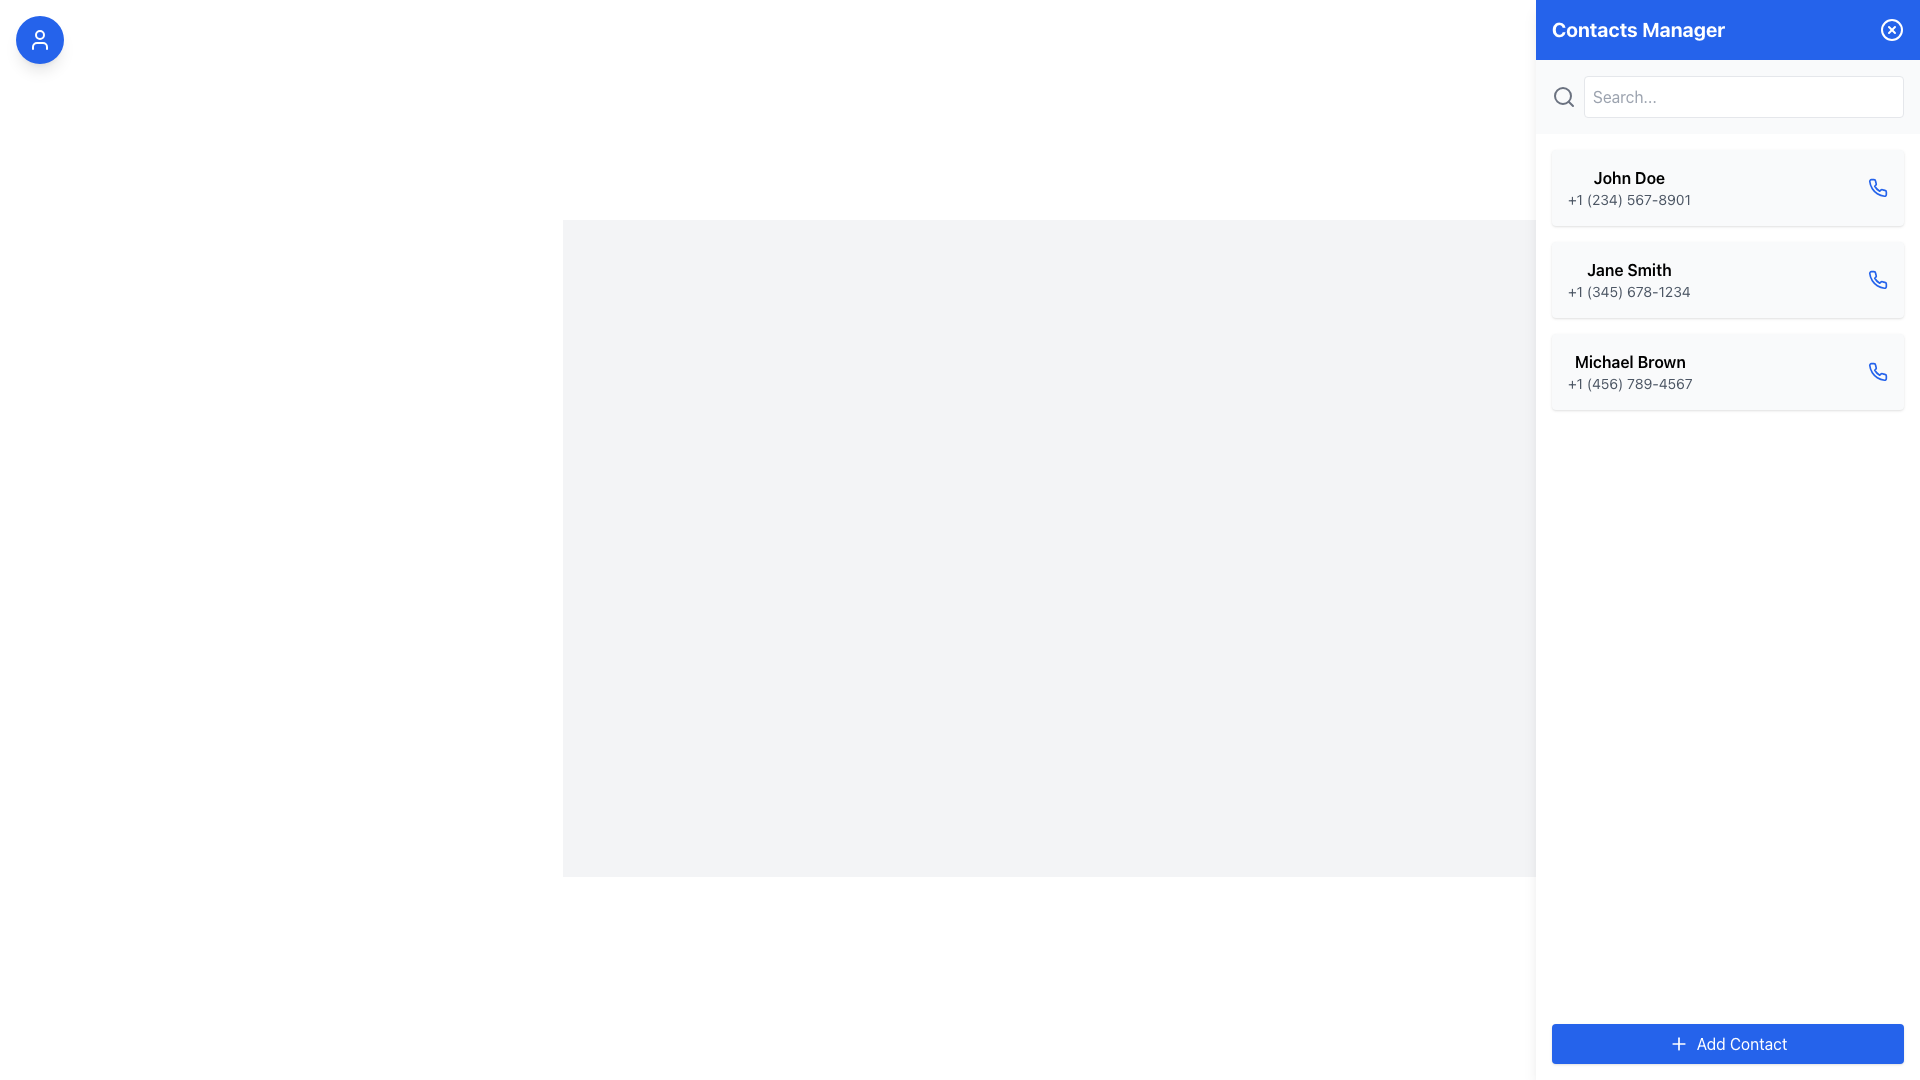 Image resolution: width=1920 pixels, height=1080 pixels. What do you see at coordinates (1876, 188) in the screenshot?
I see `the icon button resembling a phone handset, which is styled with blue strokes and located to the right of the contact information for 'John Doe'` at bounding box center [1876, 188].